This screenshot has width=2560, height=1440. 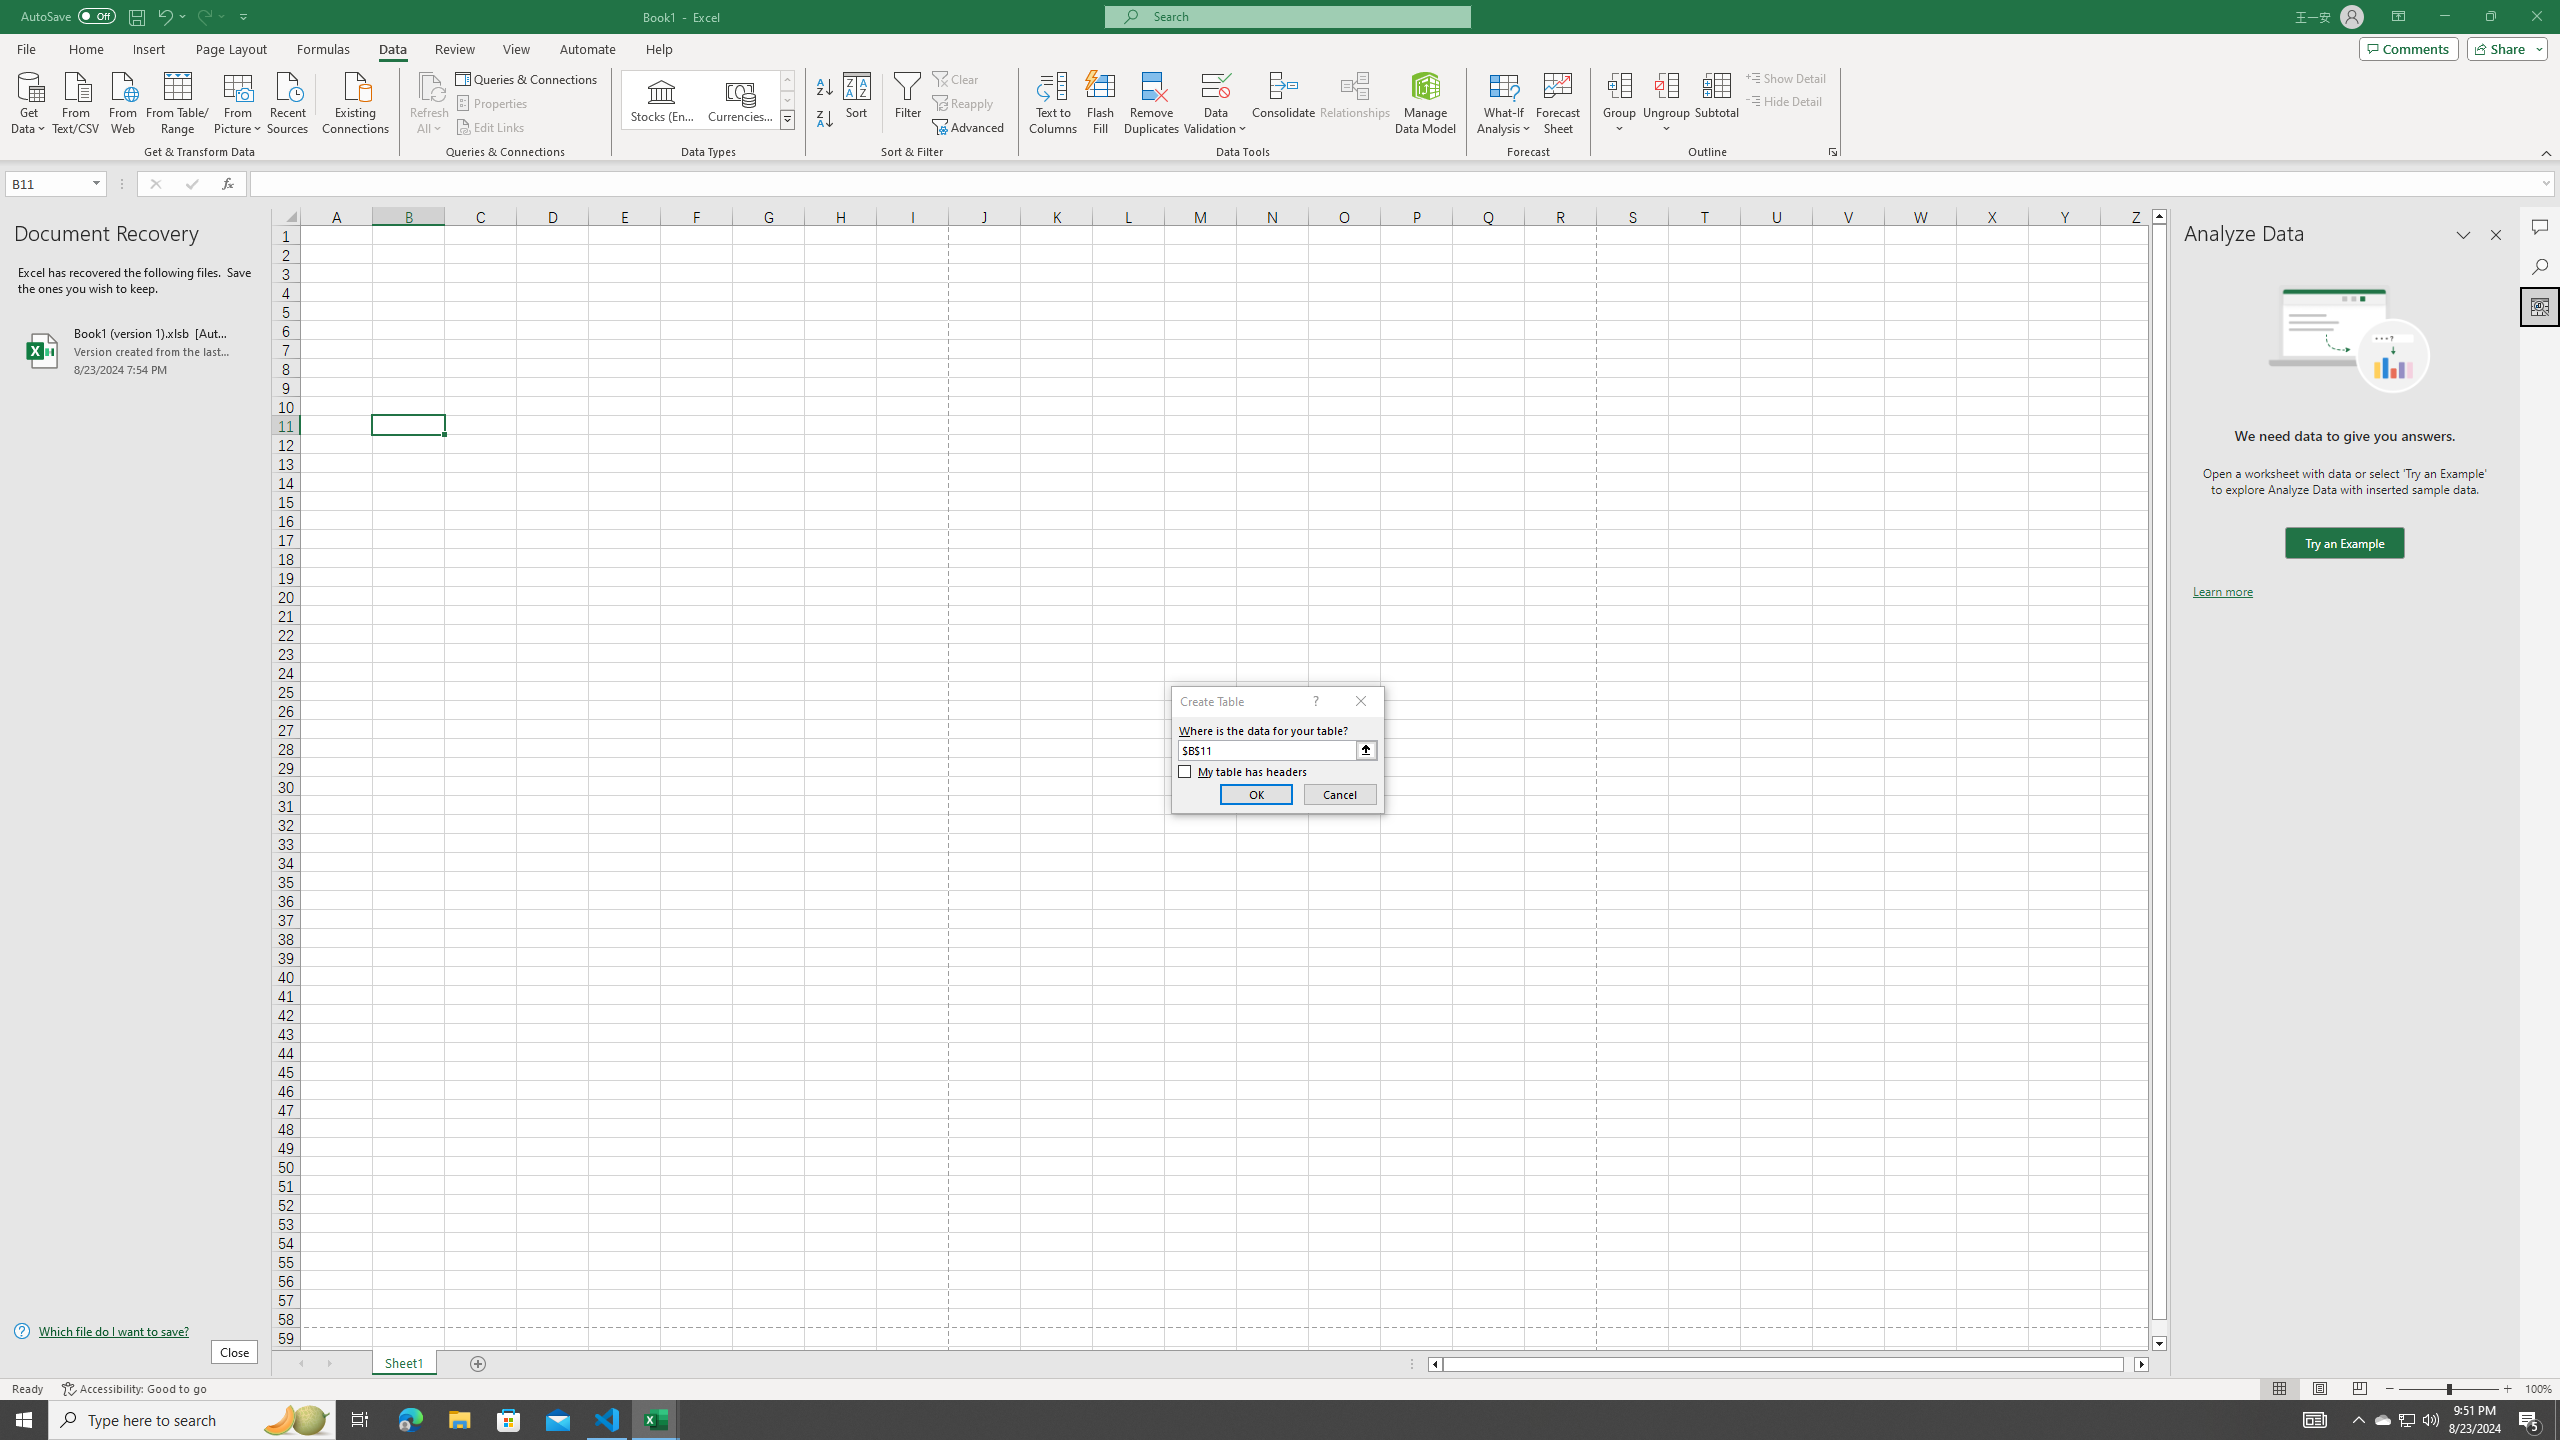 I want to click on 'Ungroup...', so click(x=1666, y=103).